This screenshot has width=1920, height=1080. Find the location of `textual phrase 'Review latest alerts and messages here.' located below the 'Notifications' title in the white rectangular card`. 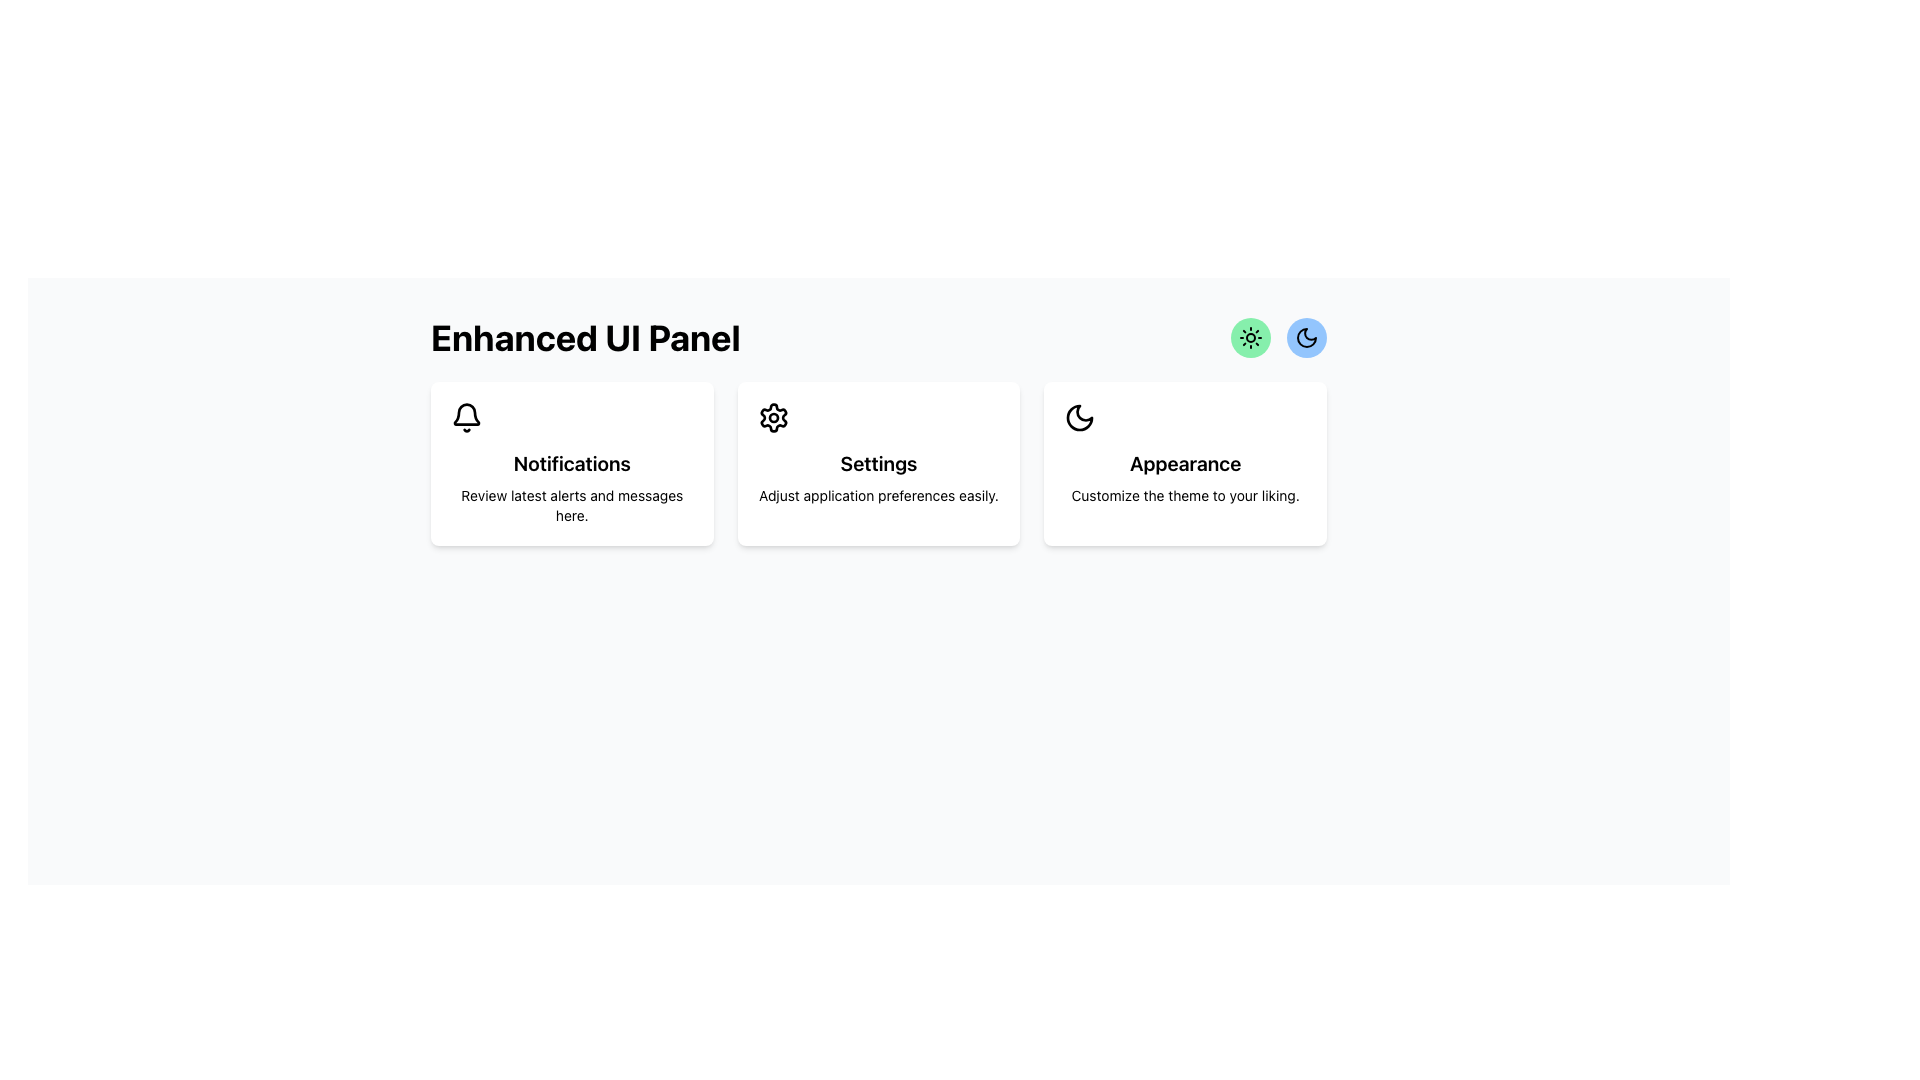

textual phrase 'Review latest alerts and messages here.' located below the 'Notifications' title in the white rectangular card is located at coordinates (571, 504).